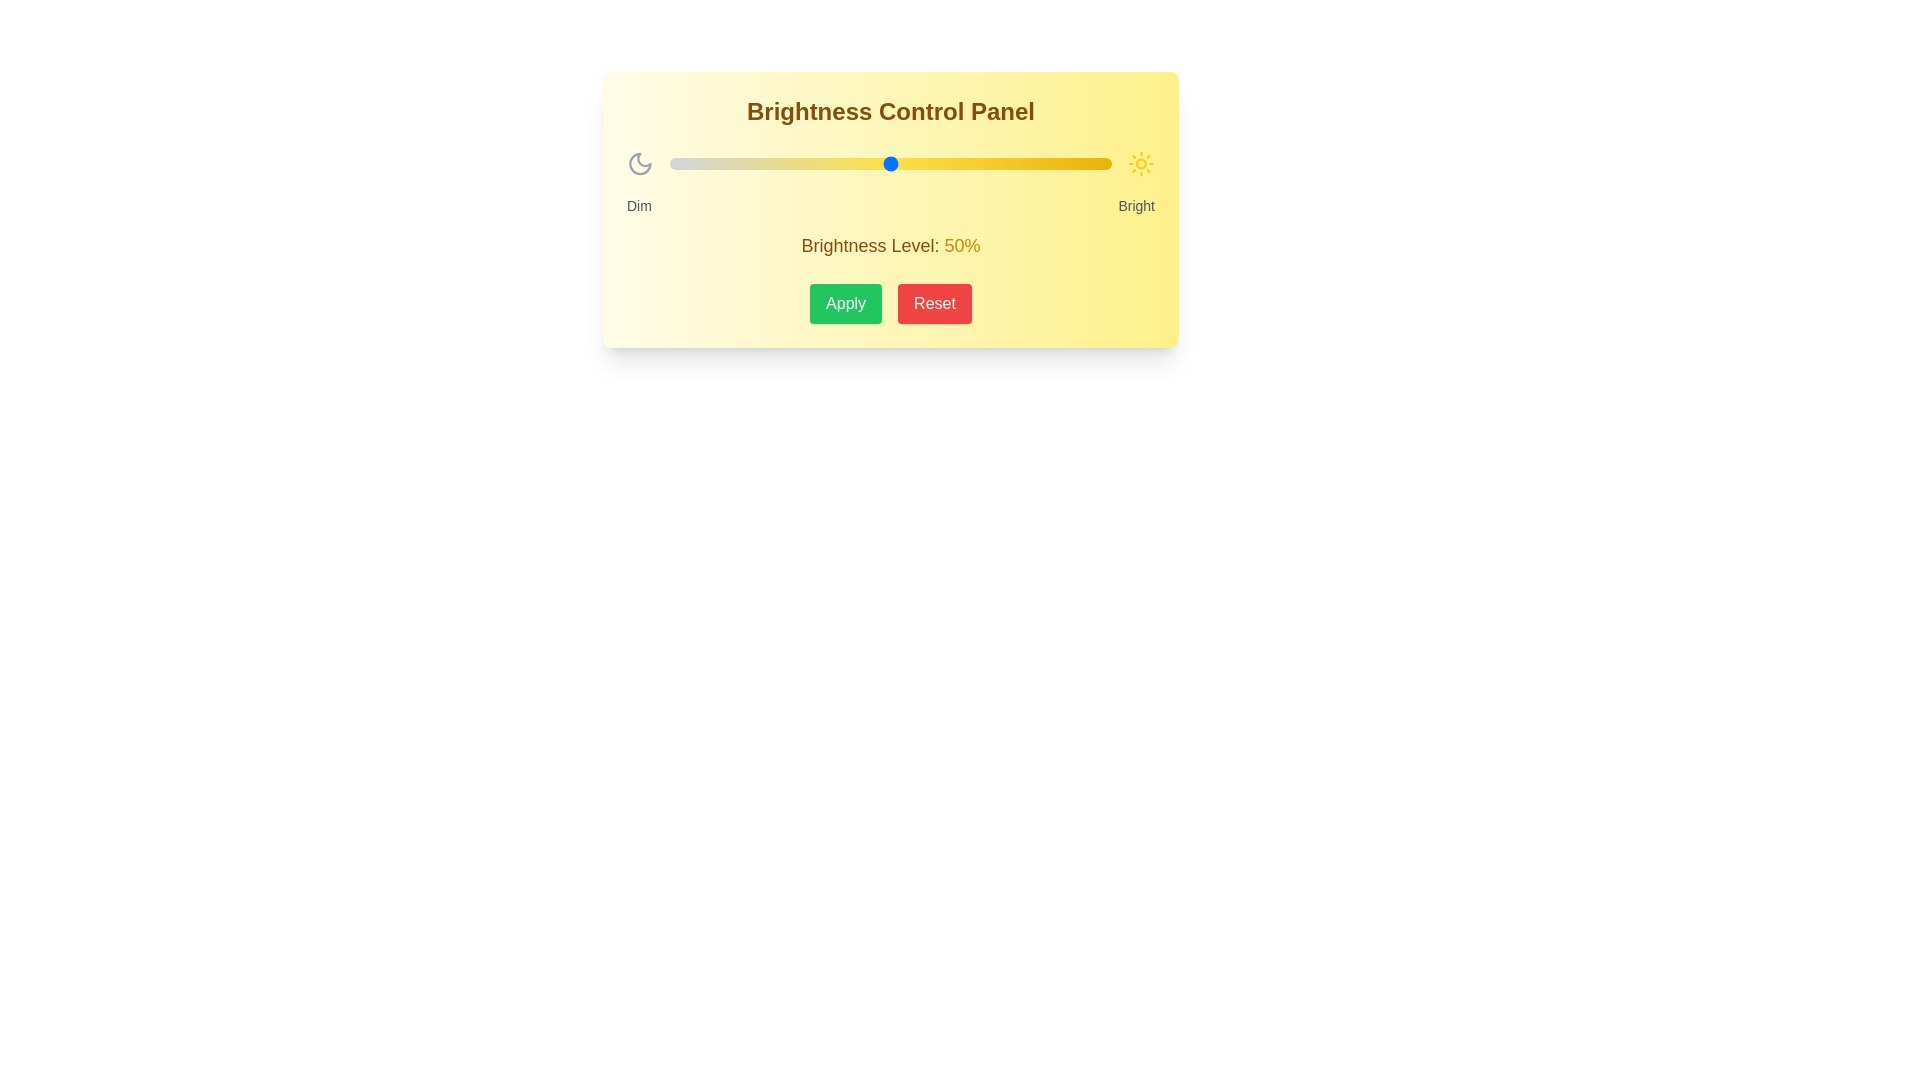 The height and width of the screenshot is (1080, 1920). Describe the element at coordinates (934, 304) in the screenshot. I see `the 'Reset' button to reset the brightness setting` at that location.